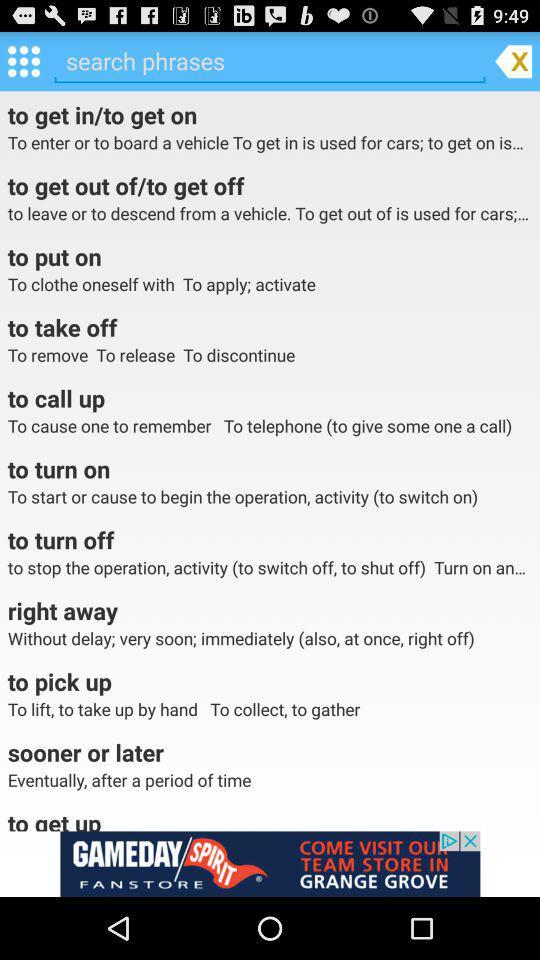 The height and width of the screenshot is (960, 540). I want to click on the app, so click(513, 59).